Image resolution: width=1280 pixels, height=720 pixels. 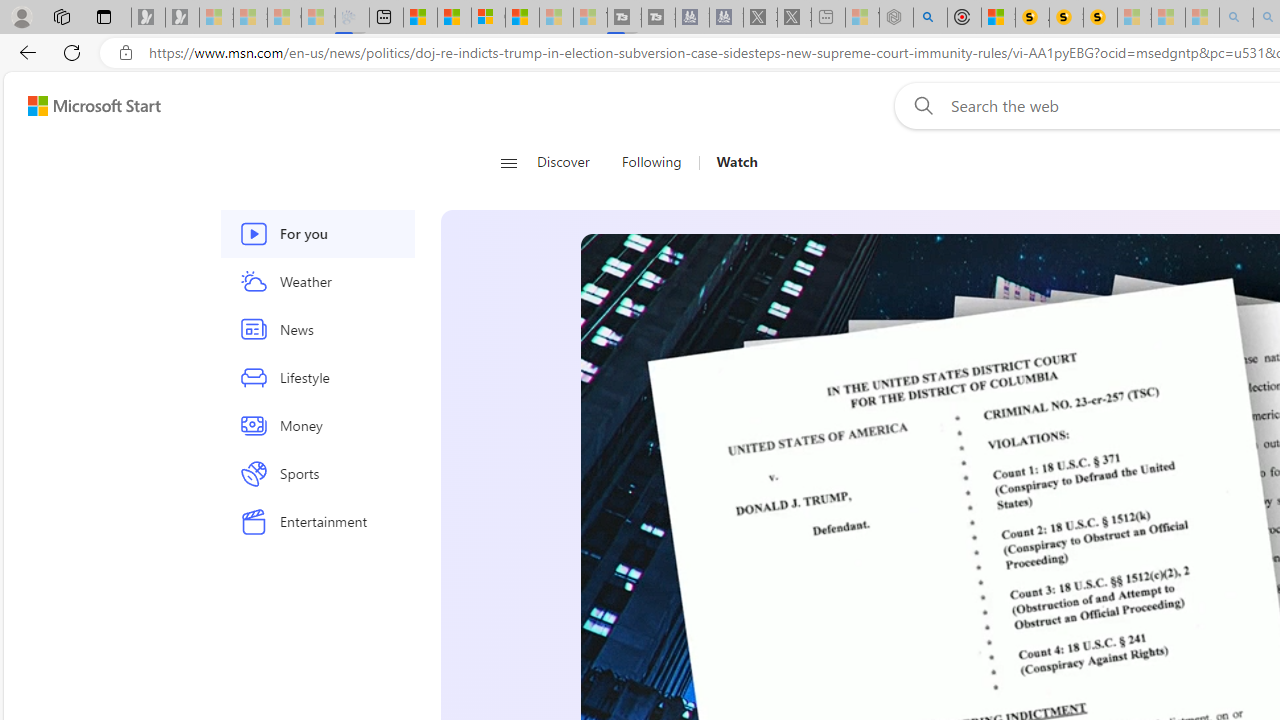 What do you see at coordinates (1099, 17) in the screenshot?
I see `'Michelle Starr, Senior Journalist at ScienceAlert'` at bounding box center [1099, 17].